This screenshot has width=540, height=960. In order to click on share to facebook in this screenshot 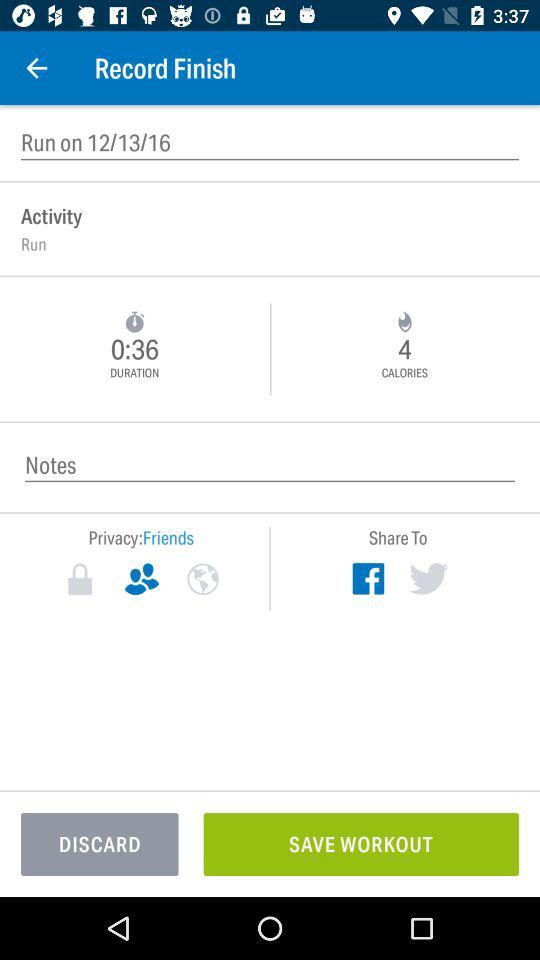, I will do `click(367, 578)`.